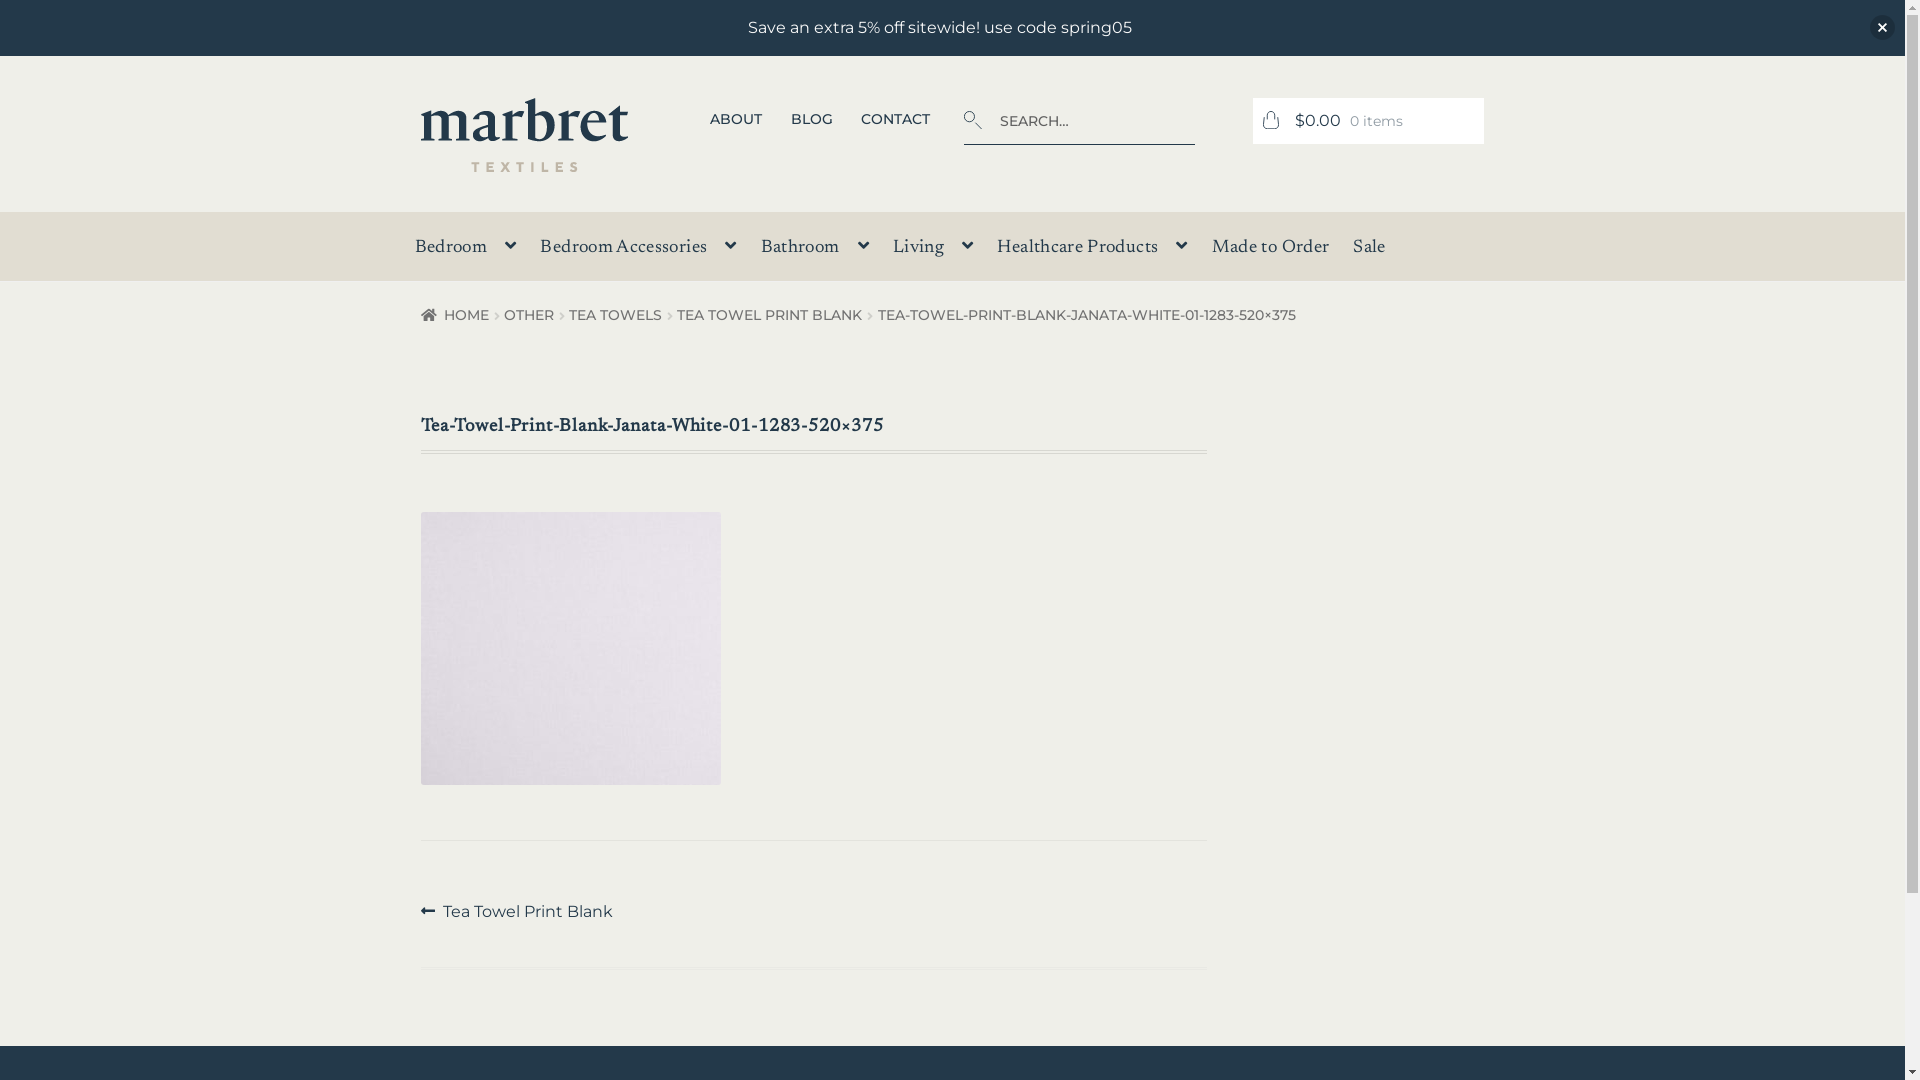  What do you see at coordinates (1367, 120) in the screenshot?
I see `'$0.00 0 items'` at bounding box center [1367, 120].